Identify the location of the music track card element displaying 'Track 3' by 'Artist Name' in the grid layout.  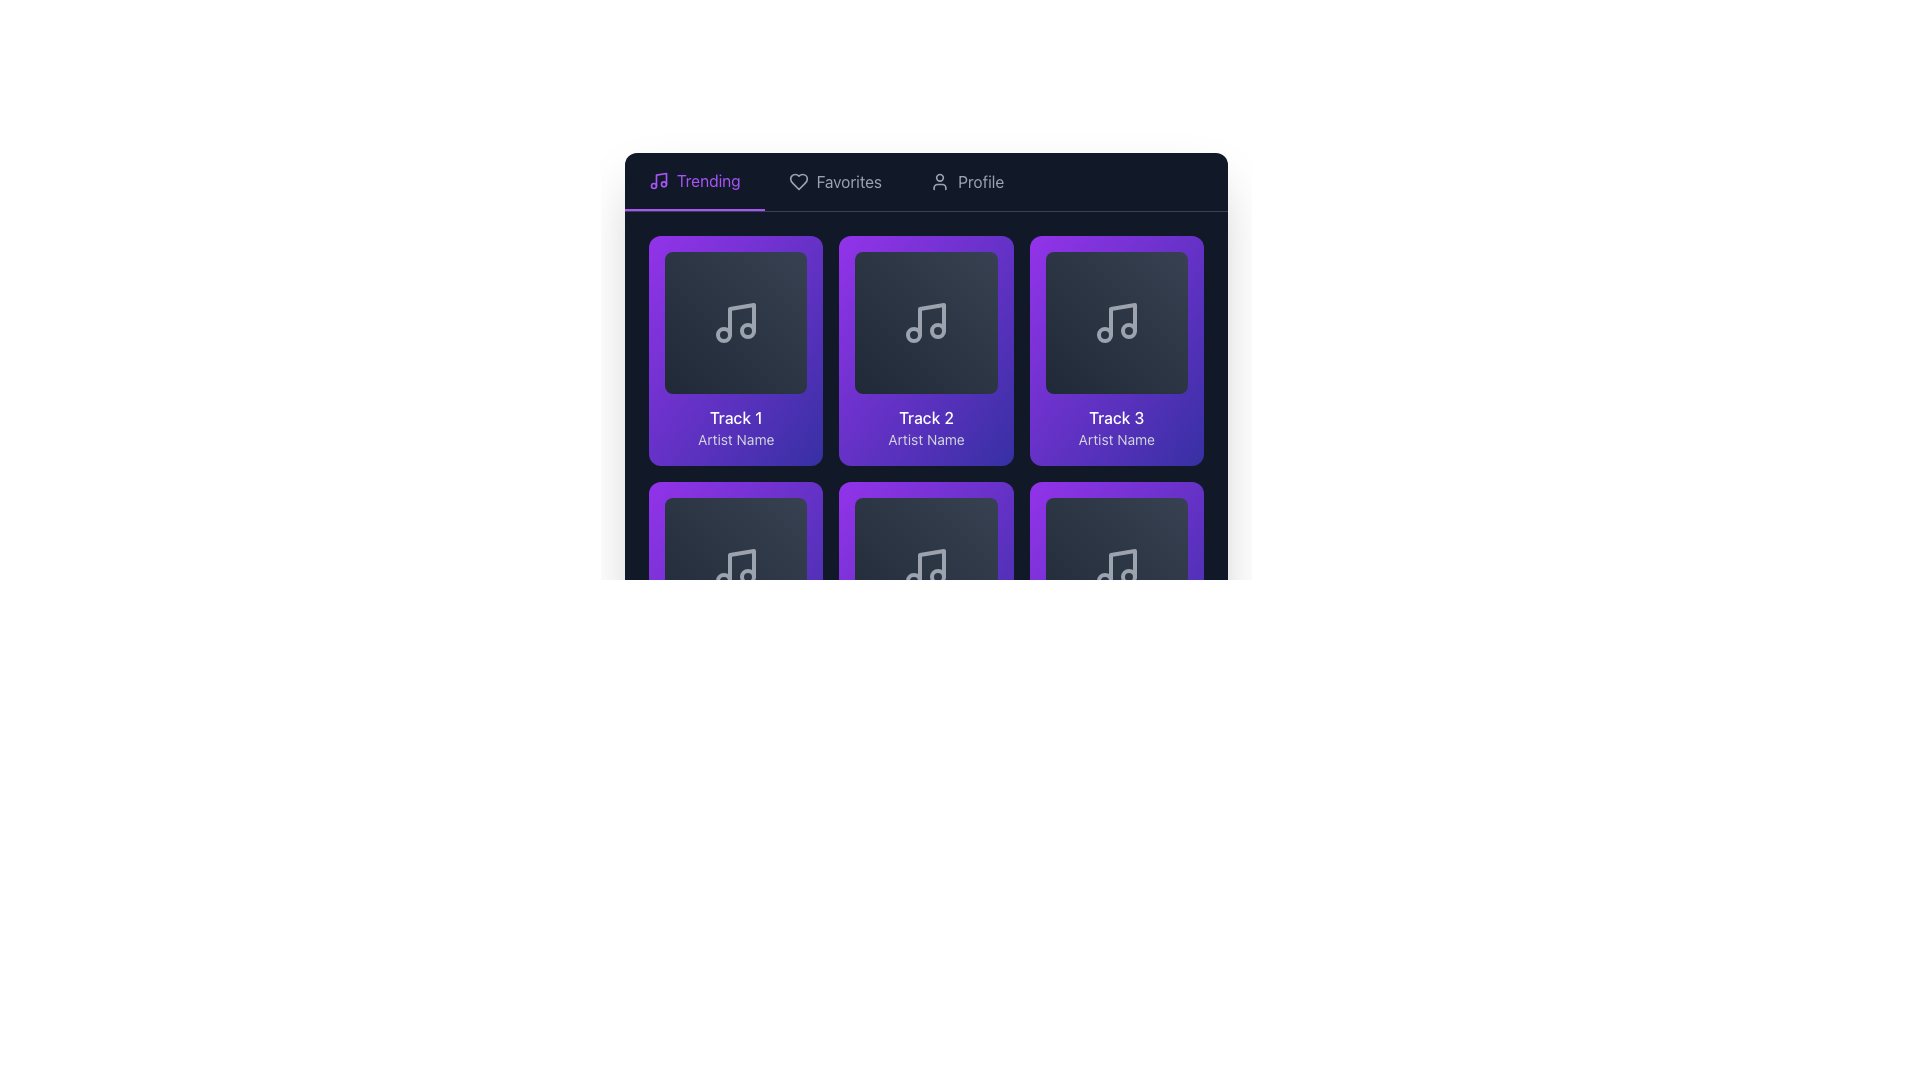
(1115, 350).